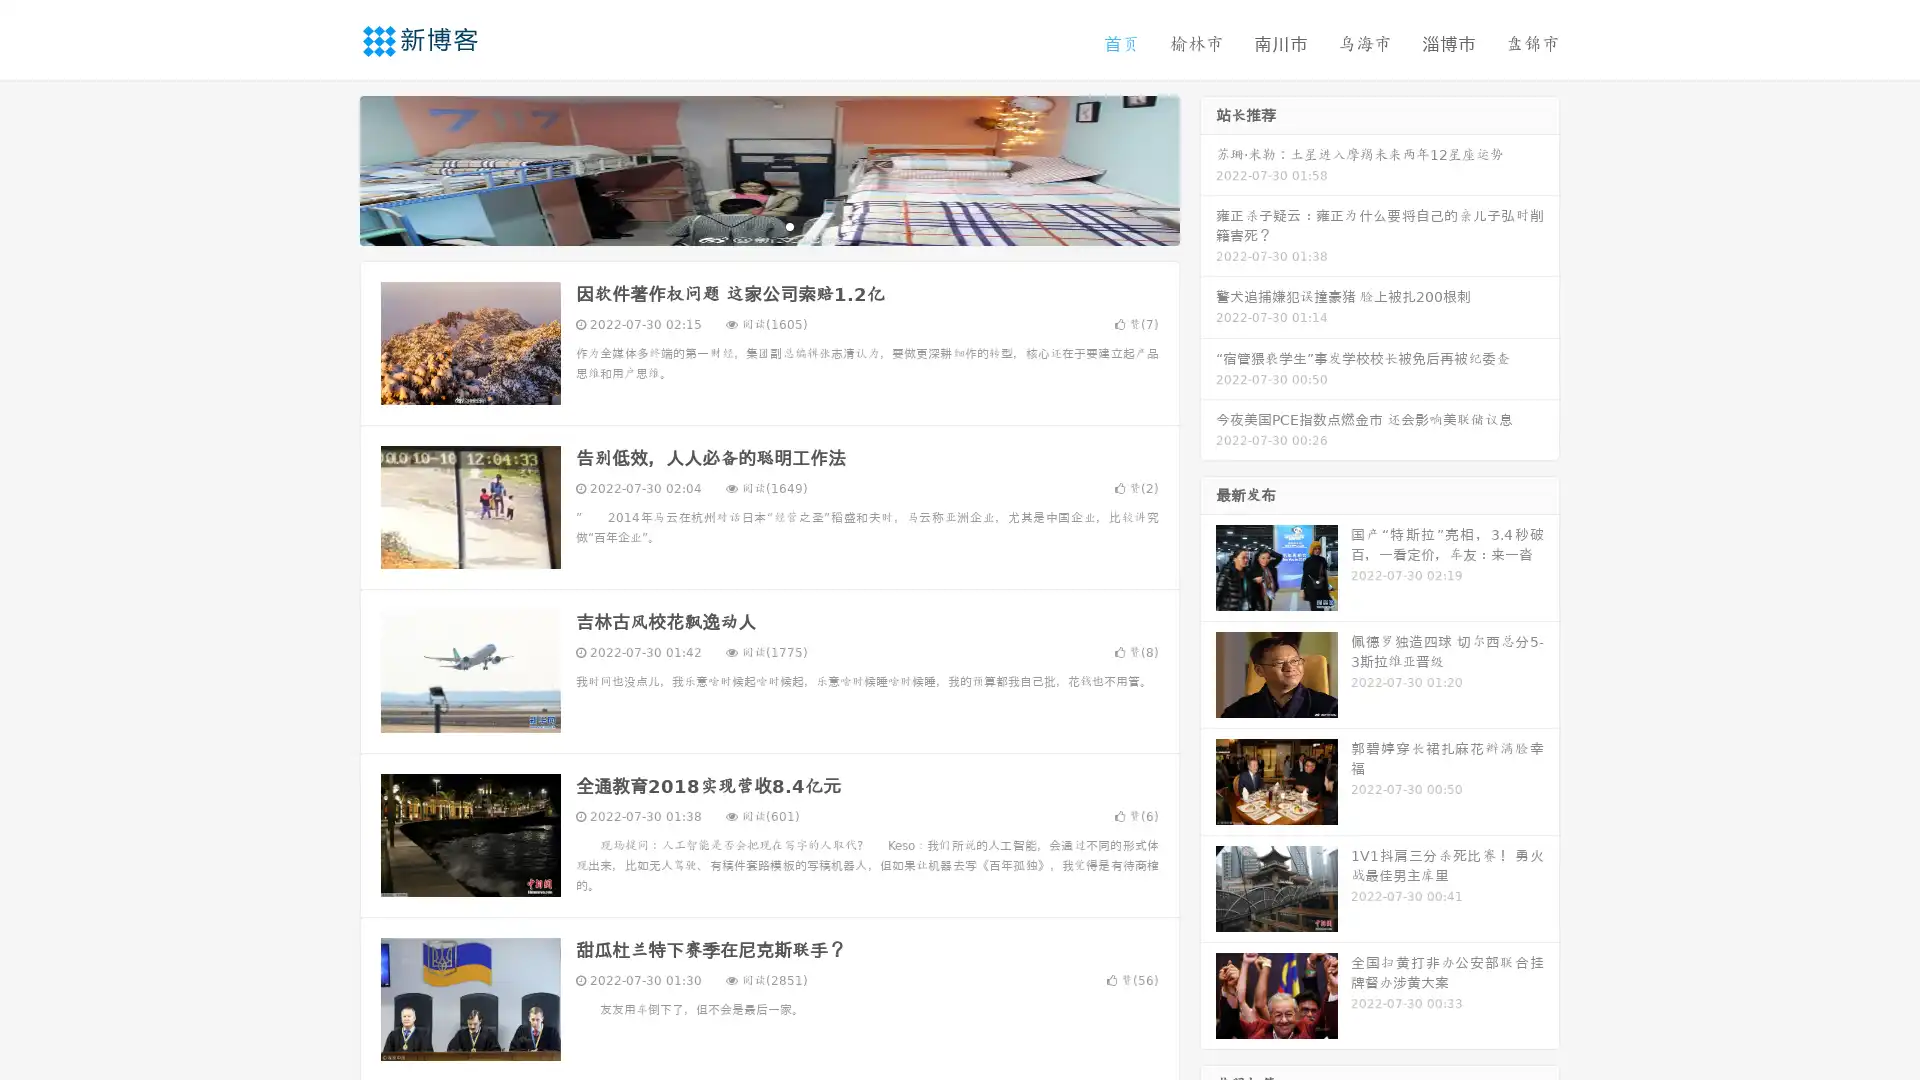 This screenshot has height=1080, width=1920. I want to click on Next slide, so click(1208, 168).